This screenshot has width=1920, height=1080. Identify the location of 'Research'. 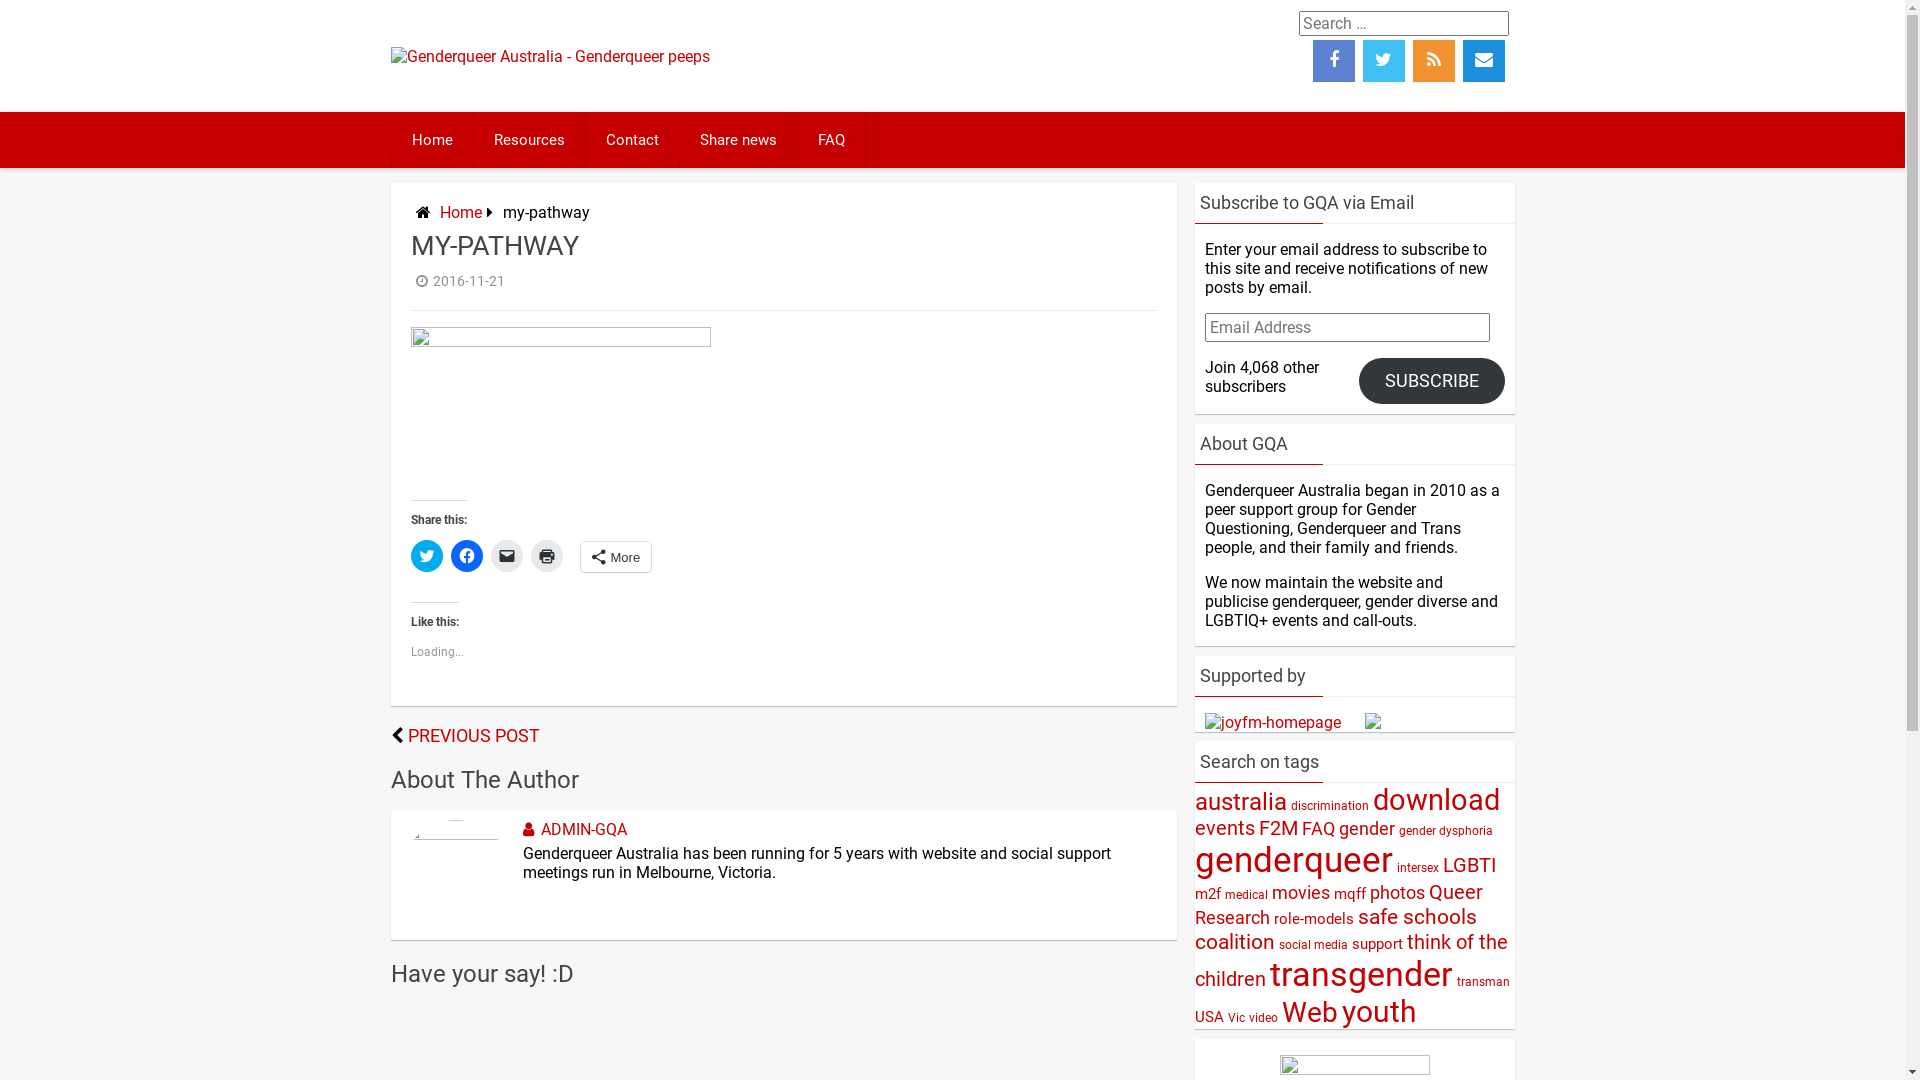
(1230, 918).